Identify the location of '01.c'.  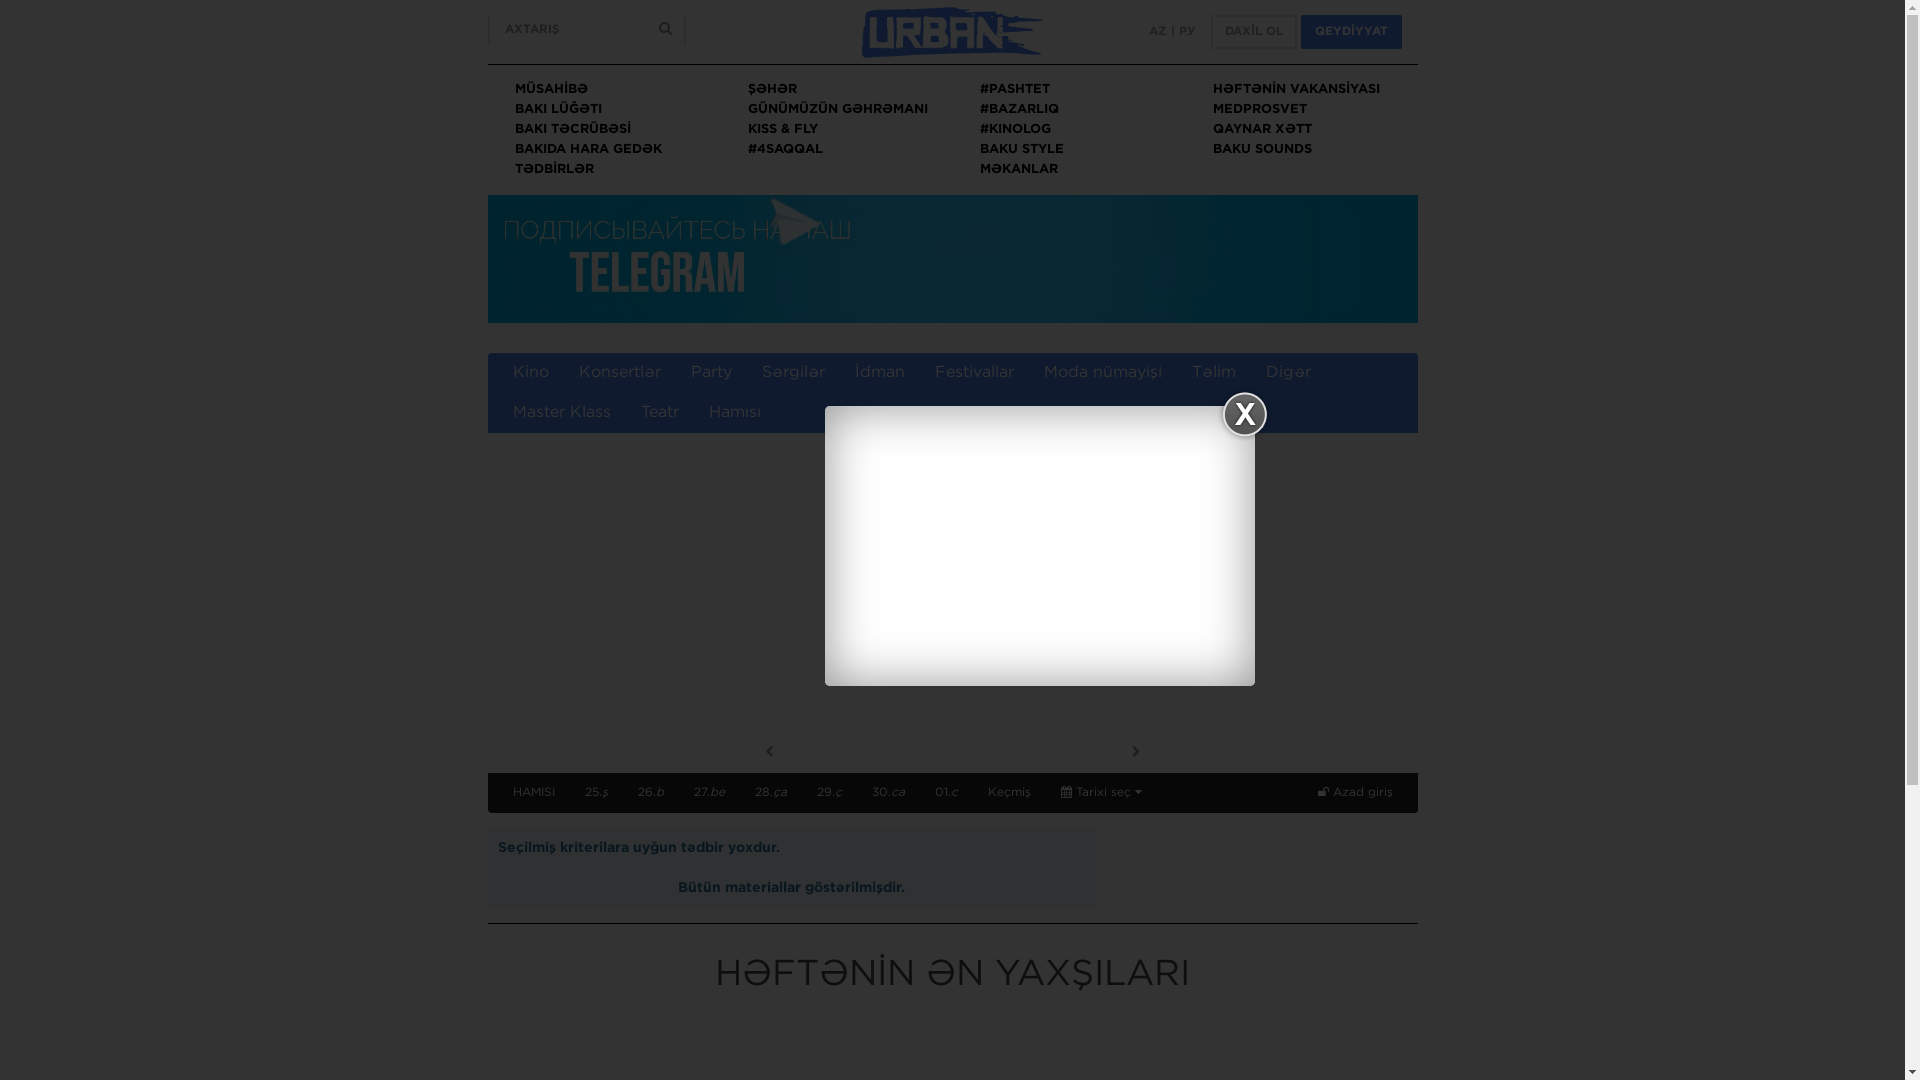
(945, 792).